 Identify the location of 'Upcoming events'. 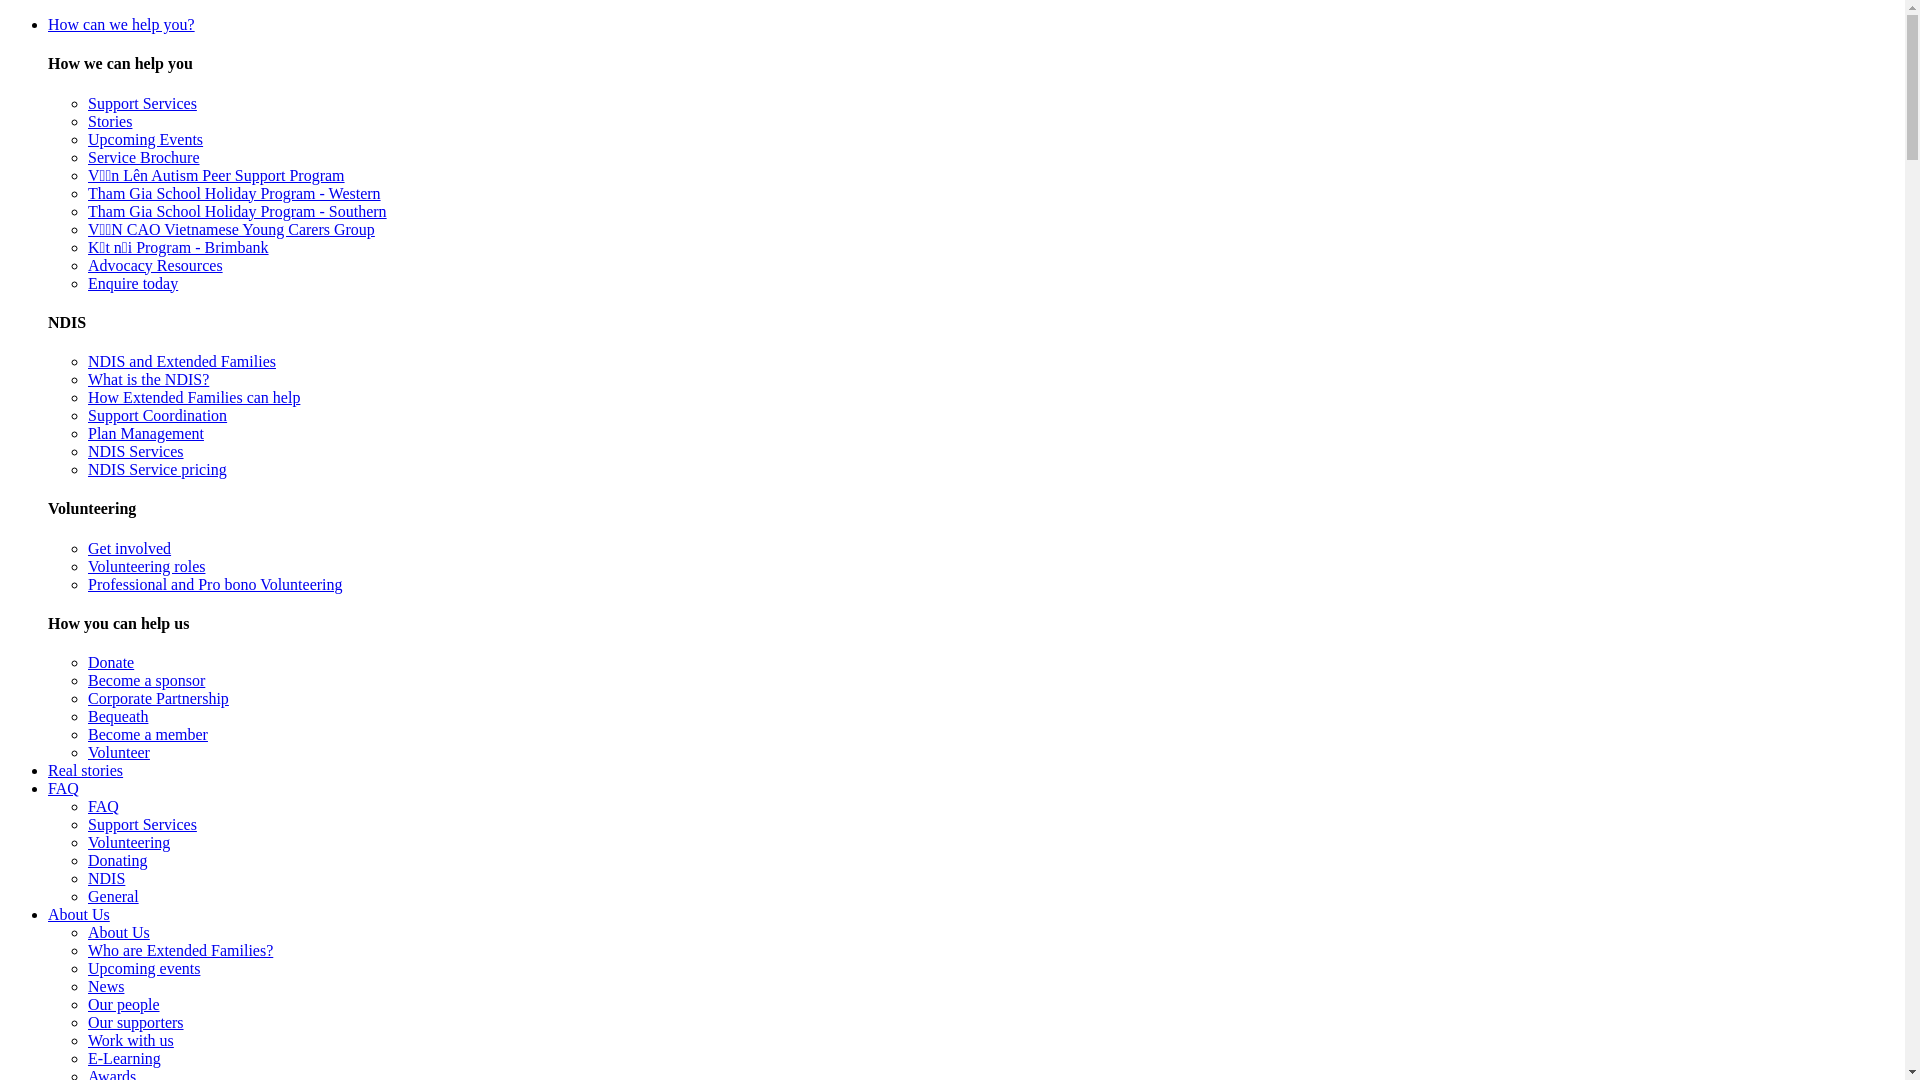
(86, 967).